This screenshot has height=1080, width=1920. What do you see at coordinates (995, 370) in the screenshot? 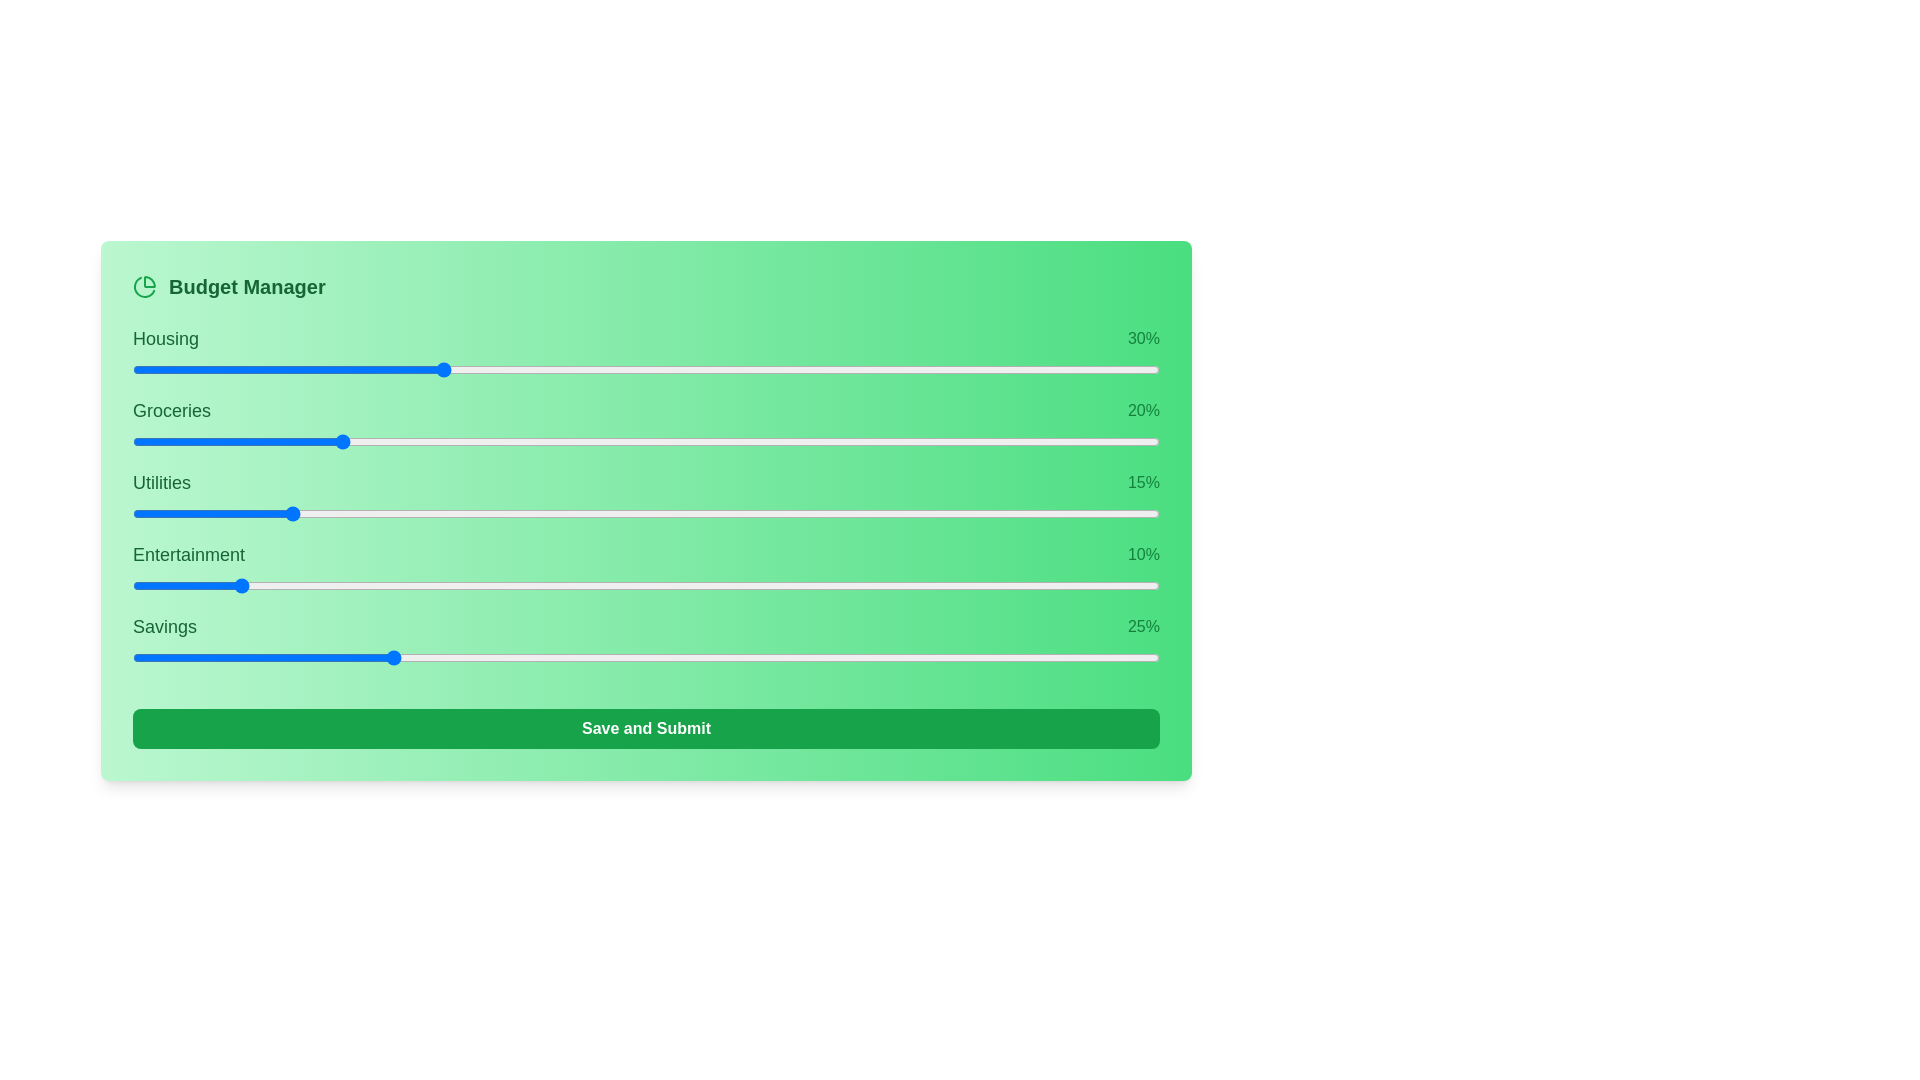
I see `the slider for 0 to 68% allocation` at bounding box center [995, 370].